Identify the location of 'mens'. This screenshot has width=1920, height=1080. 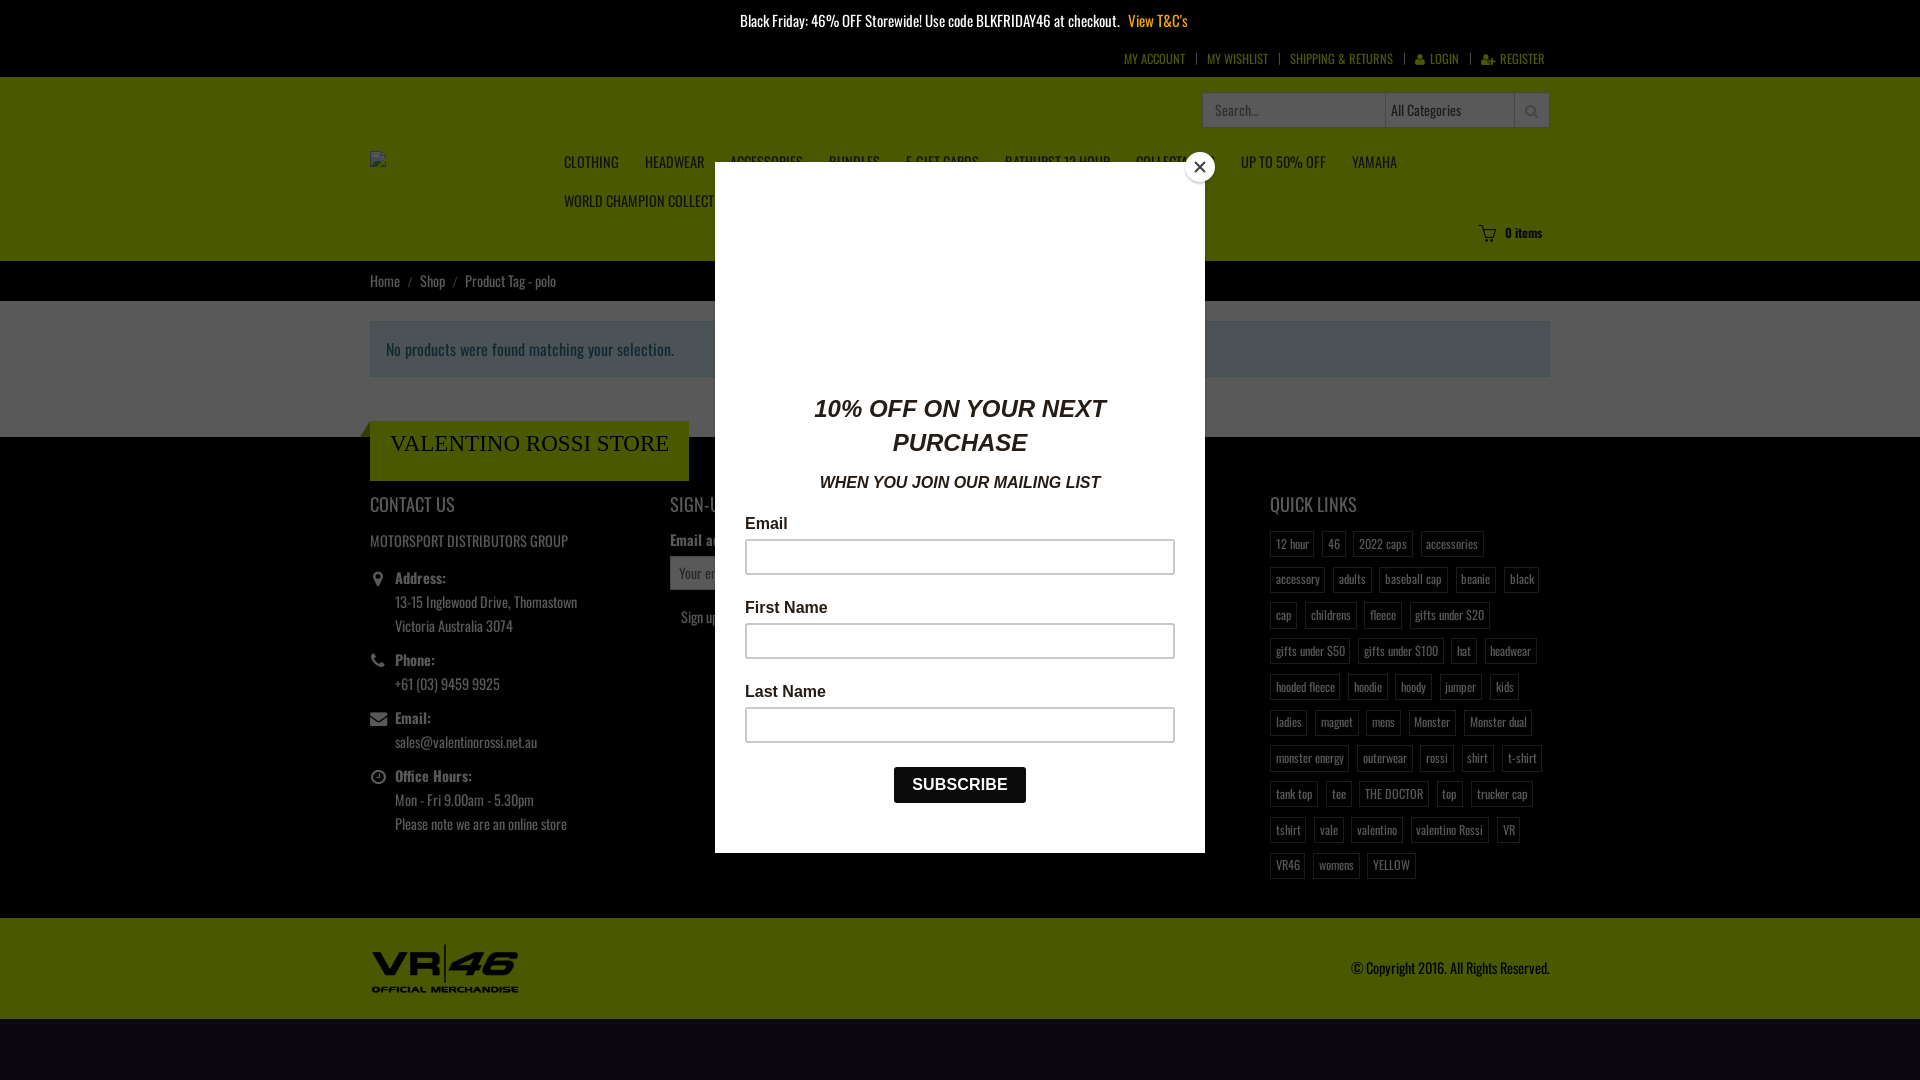
(1381, 722).